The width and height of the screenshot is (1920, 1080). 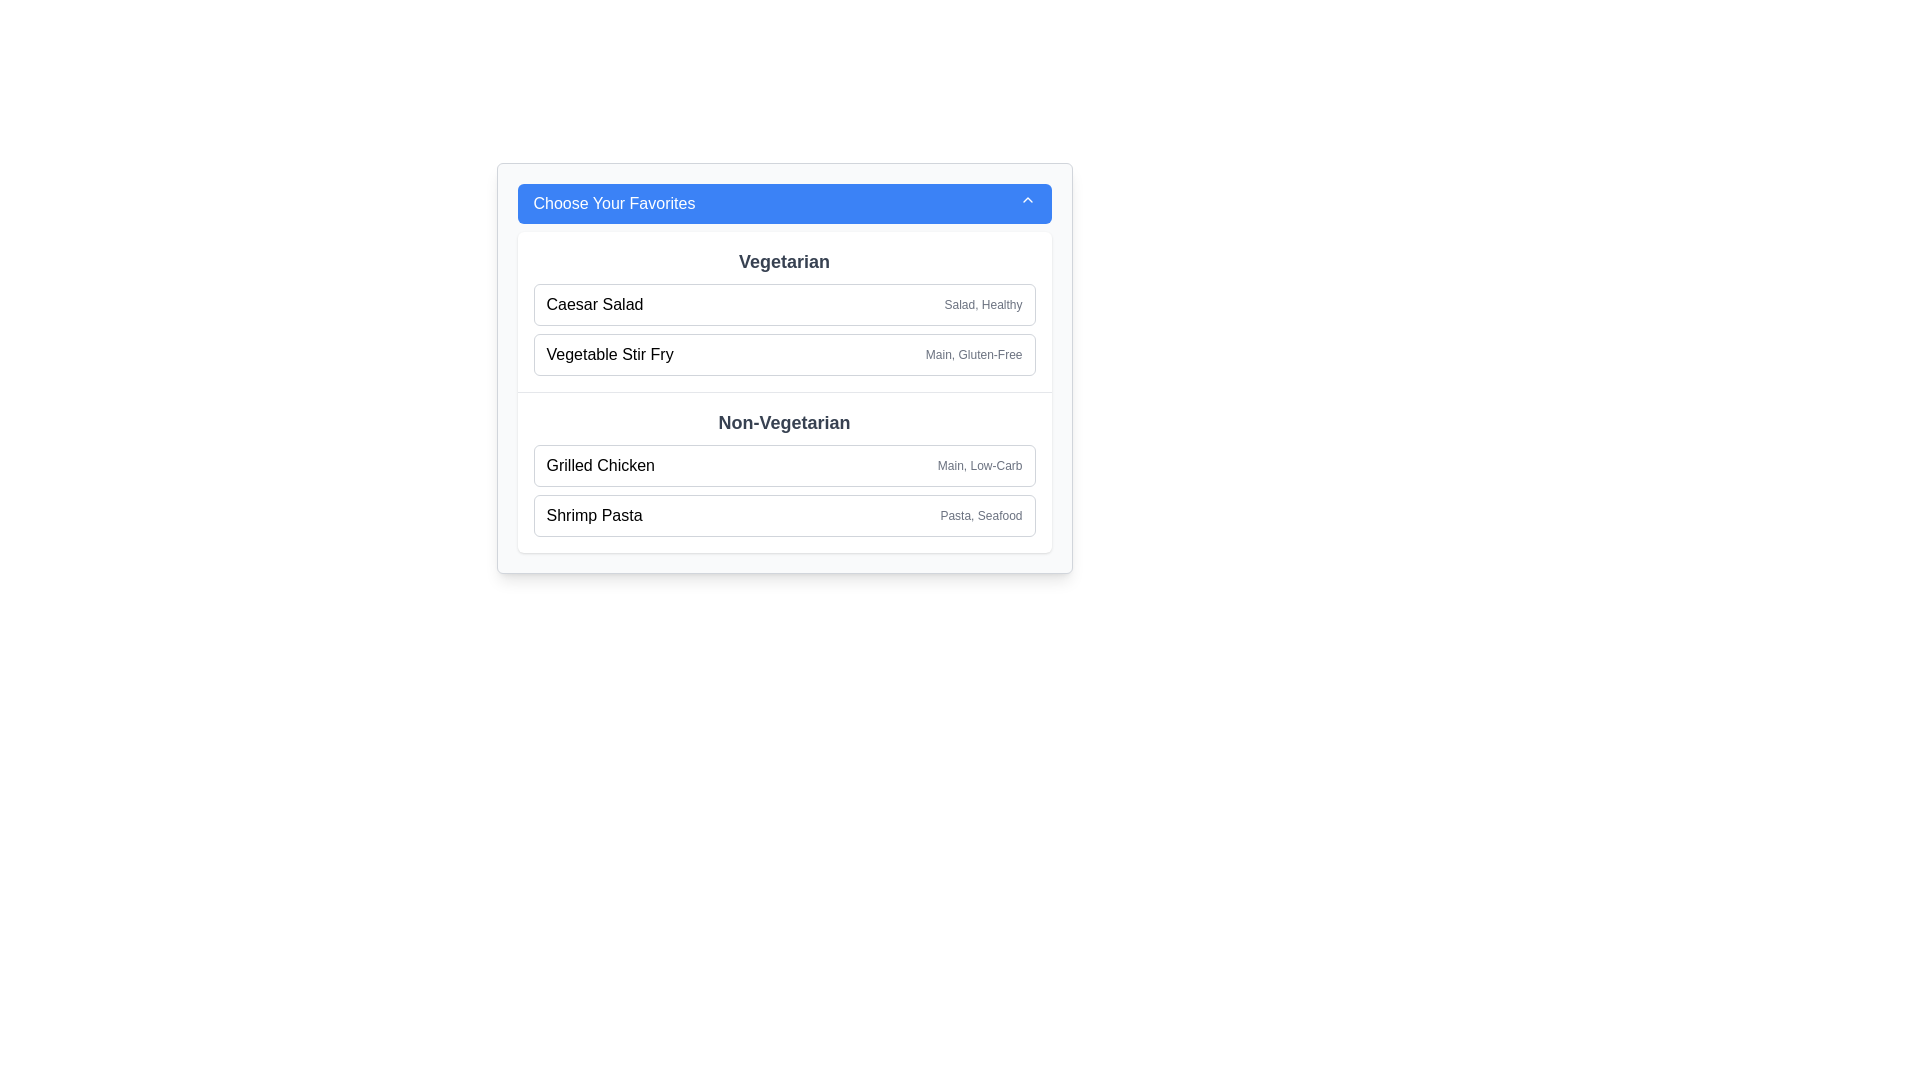 I want to click on the text label that reads 'Main, Low-Carb', which is styled in light gray and positioned to the right of the 'Grilled Chicken' title in the Non-Vegetarian section, so click(x=980, y=466).